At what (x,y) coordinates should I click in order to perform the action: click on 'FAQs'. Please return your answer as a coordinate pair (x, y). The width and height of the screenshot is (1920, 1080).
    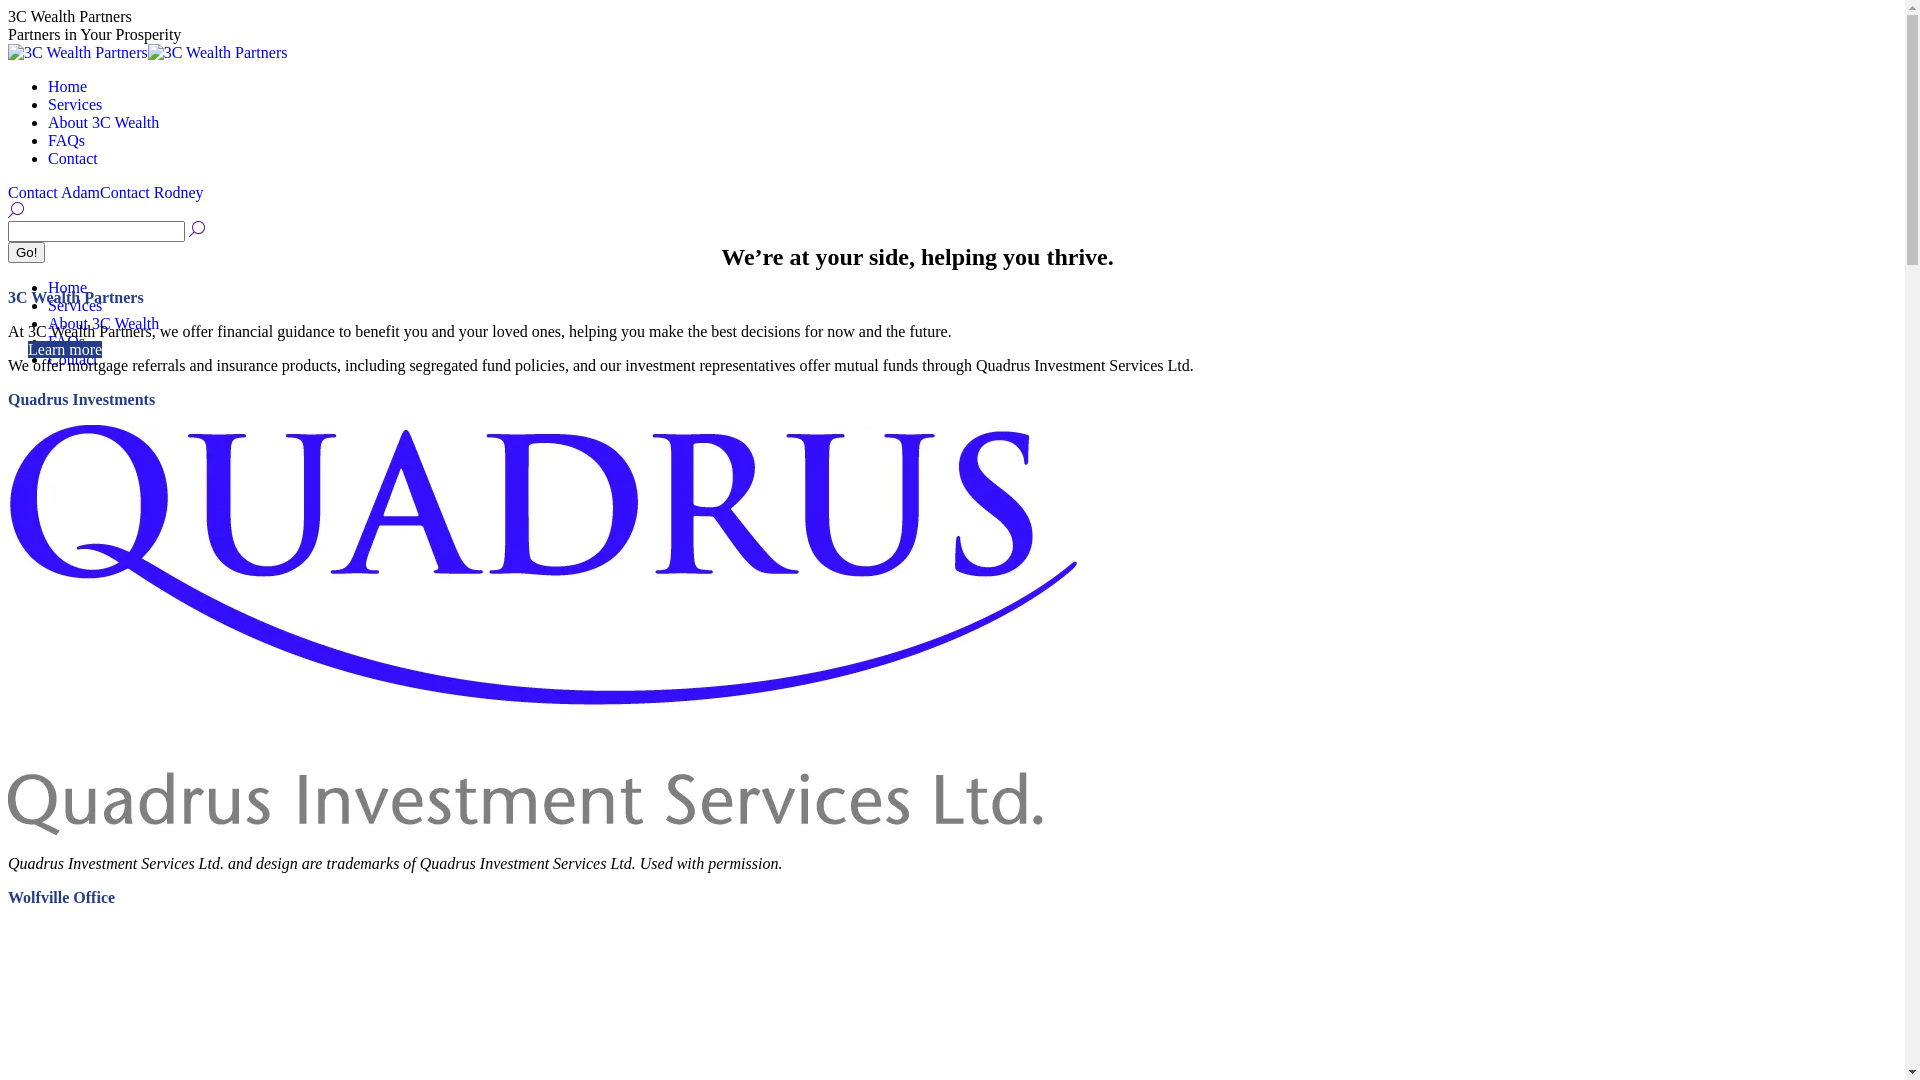
    Looking at the image, I should click on (66, 139).